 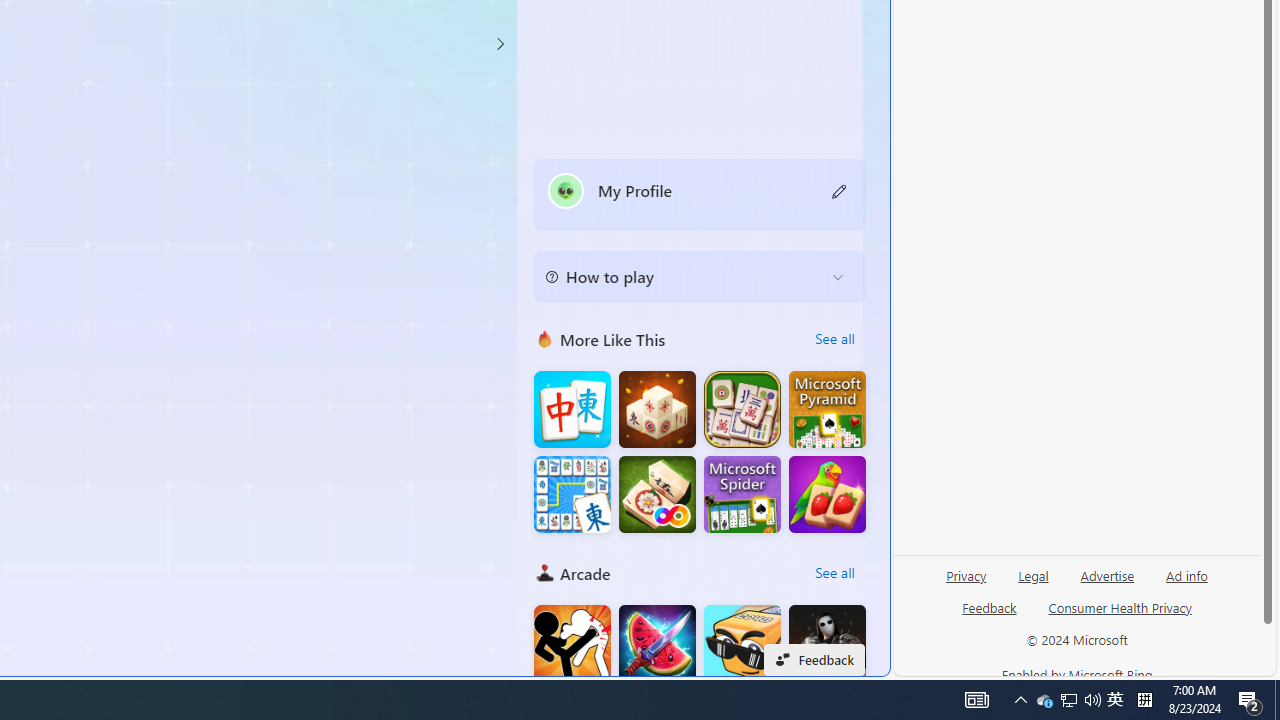 I want to click on 'Mahjong 3D Connect', so click(x=657, y=408).